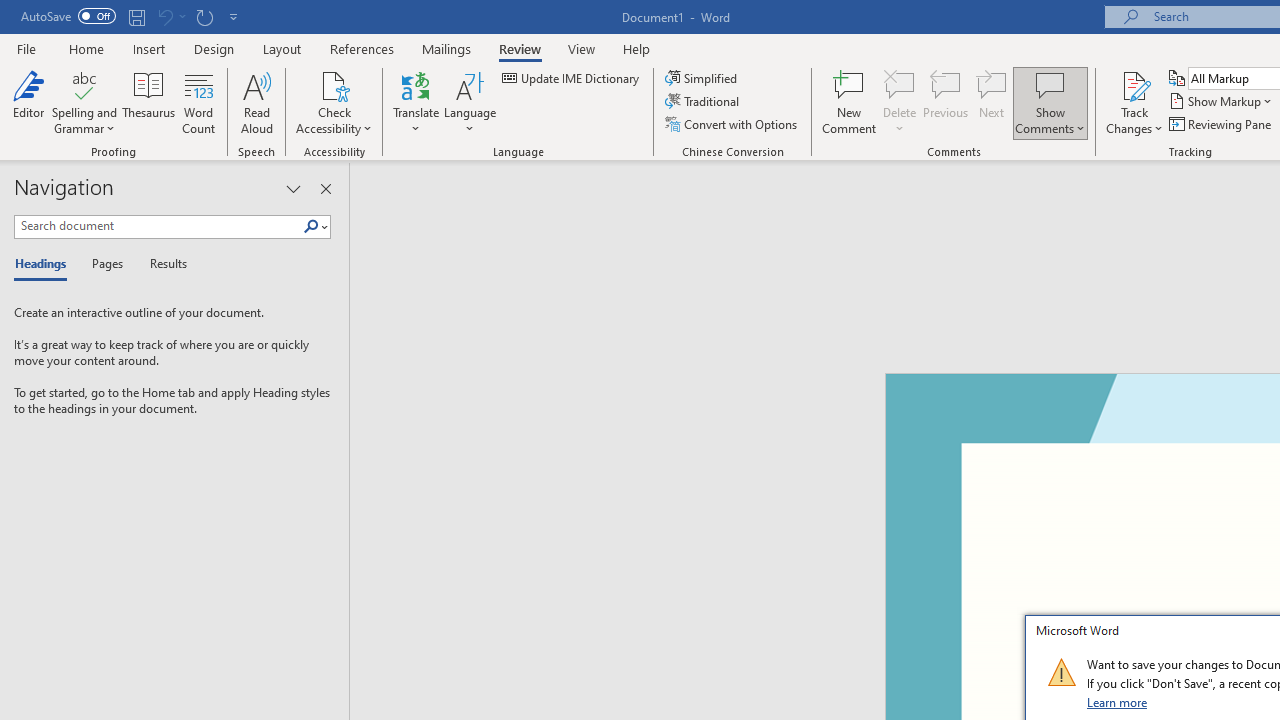 The height and width of the screenshot is (720, 1280). What do you see at coordinates (415, 103) in the screenshot?
I see `'Translate'` at bounding box center [415, 103].